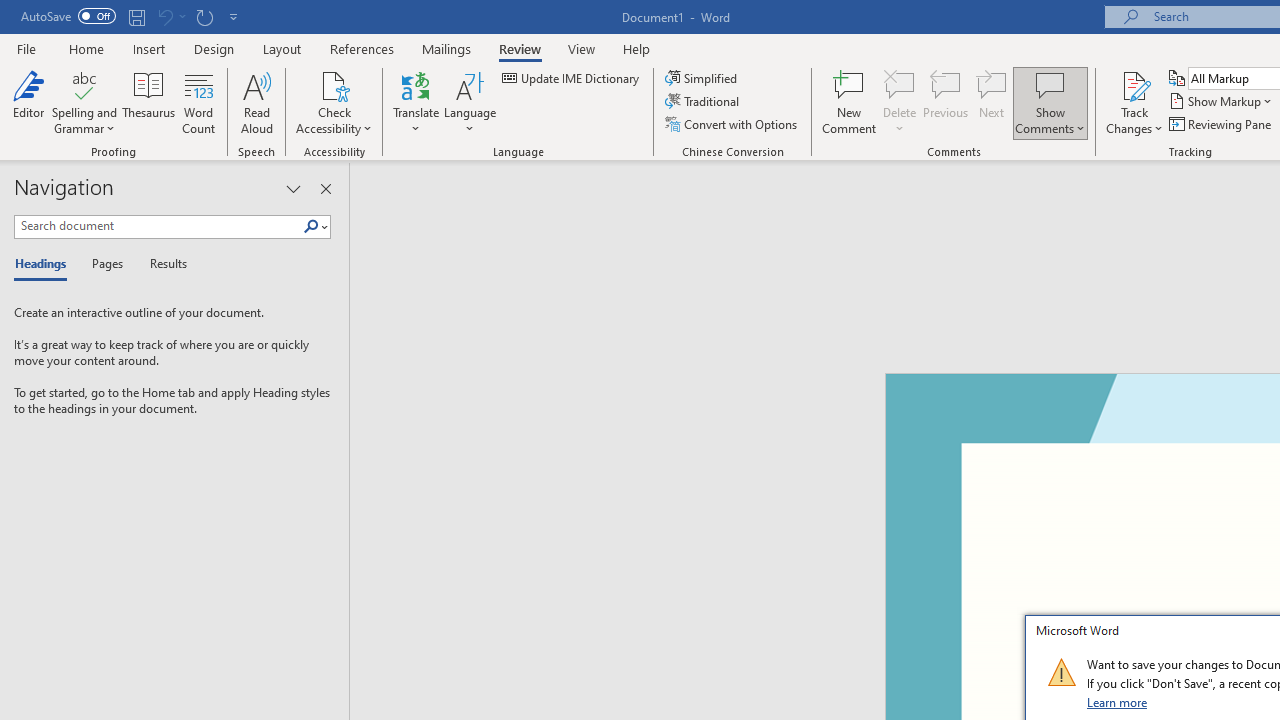 The height and width of the screenshot is (720, 1280). What do you see at coordinates (415, 103) in the screenshot?
I see `'Translate'` at bounding box center [415, 103].